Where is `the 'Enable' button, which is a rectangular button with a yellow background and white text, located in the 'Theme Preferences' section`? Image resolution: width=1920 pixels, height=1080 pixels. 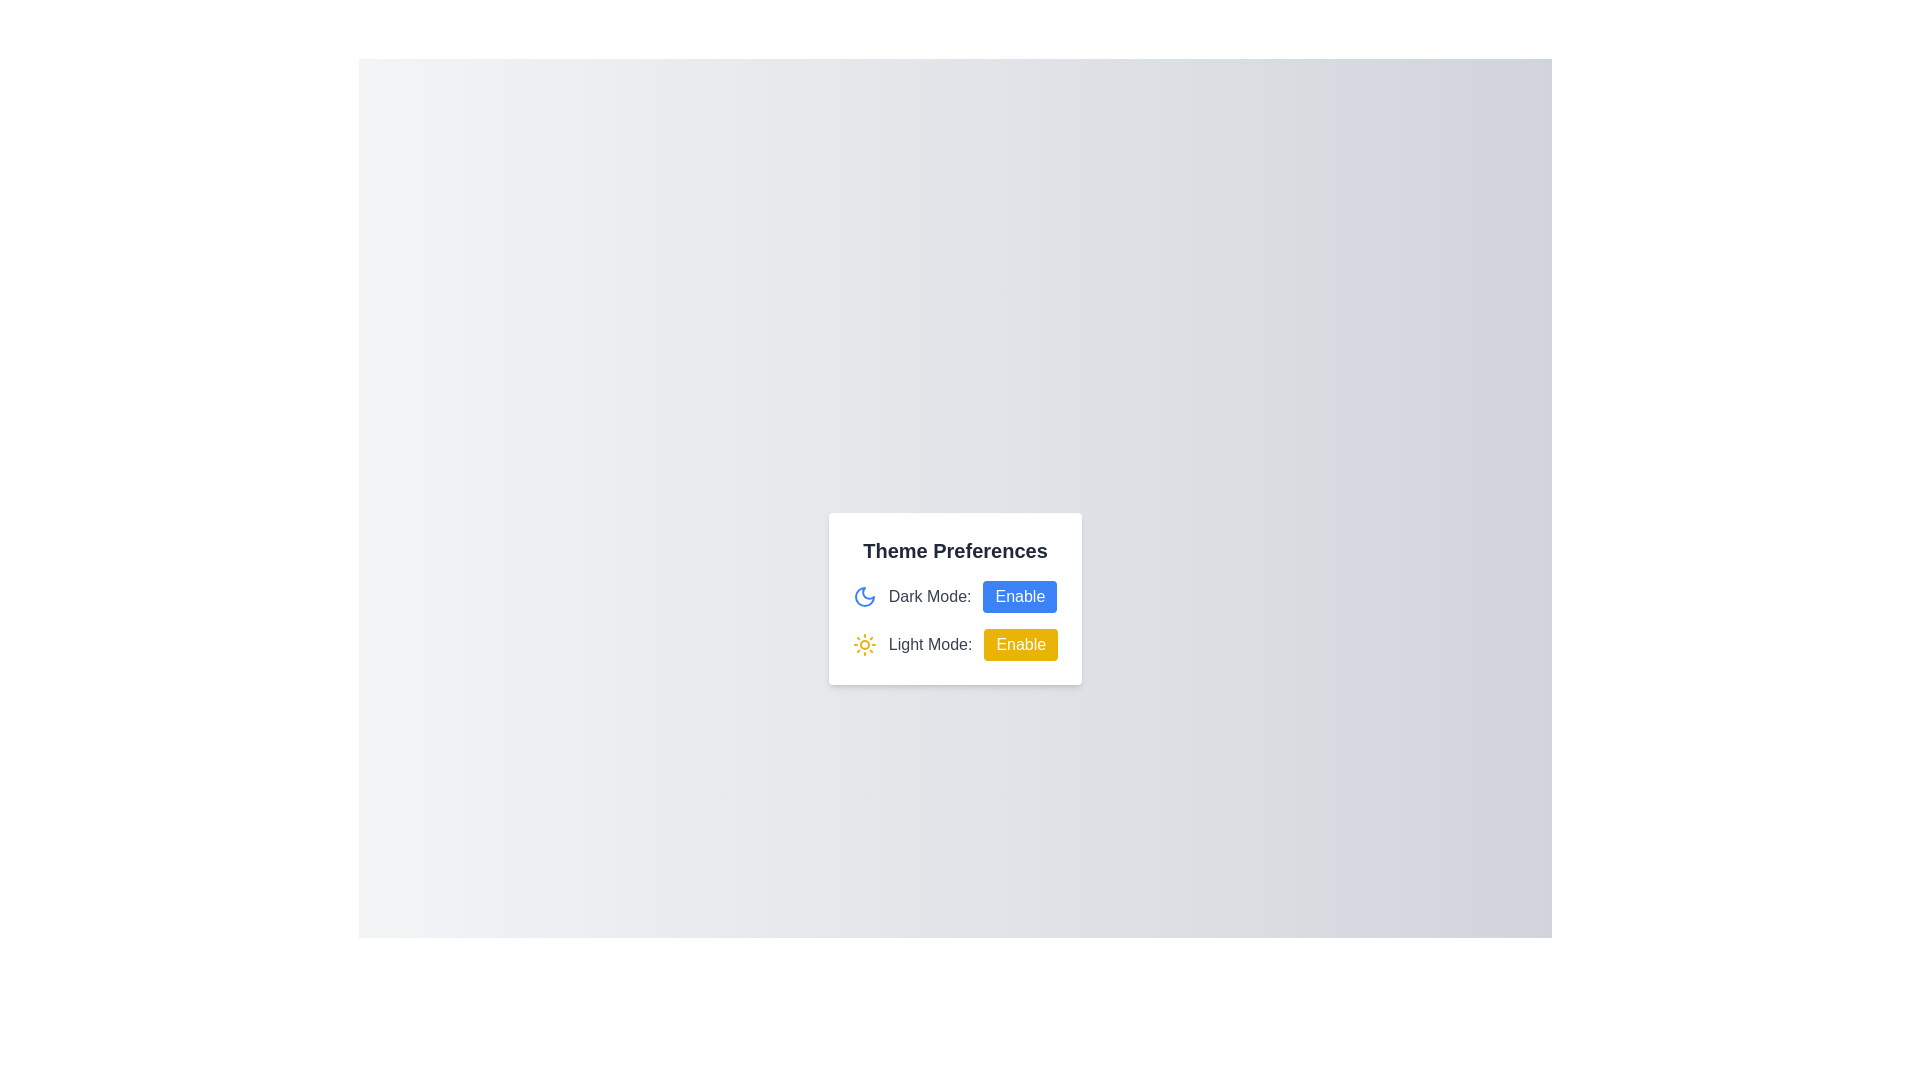 the 'Enable' button, which is a rectangular button with a yellow background and white text, located in the 'Theme Preferences' section is located at coordinates (1021, 644).